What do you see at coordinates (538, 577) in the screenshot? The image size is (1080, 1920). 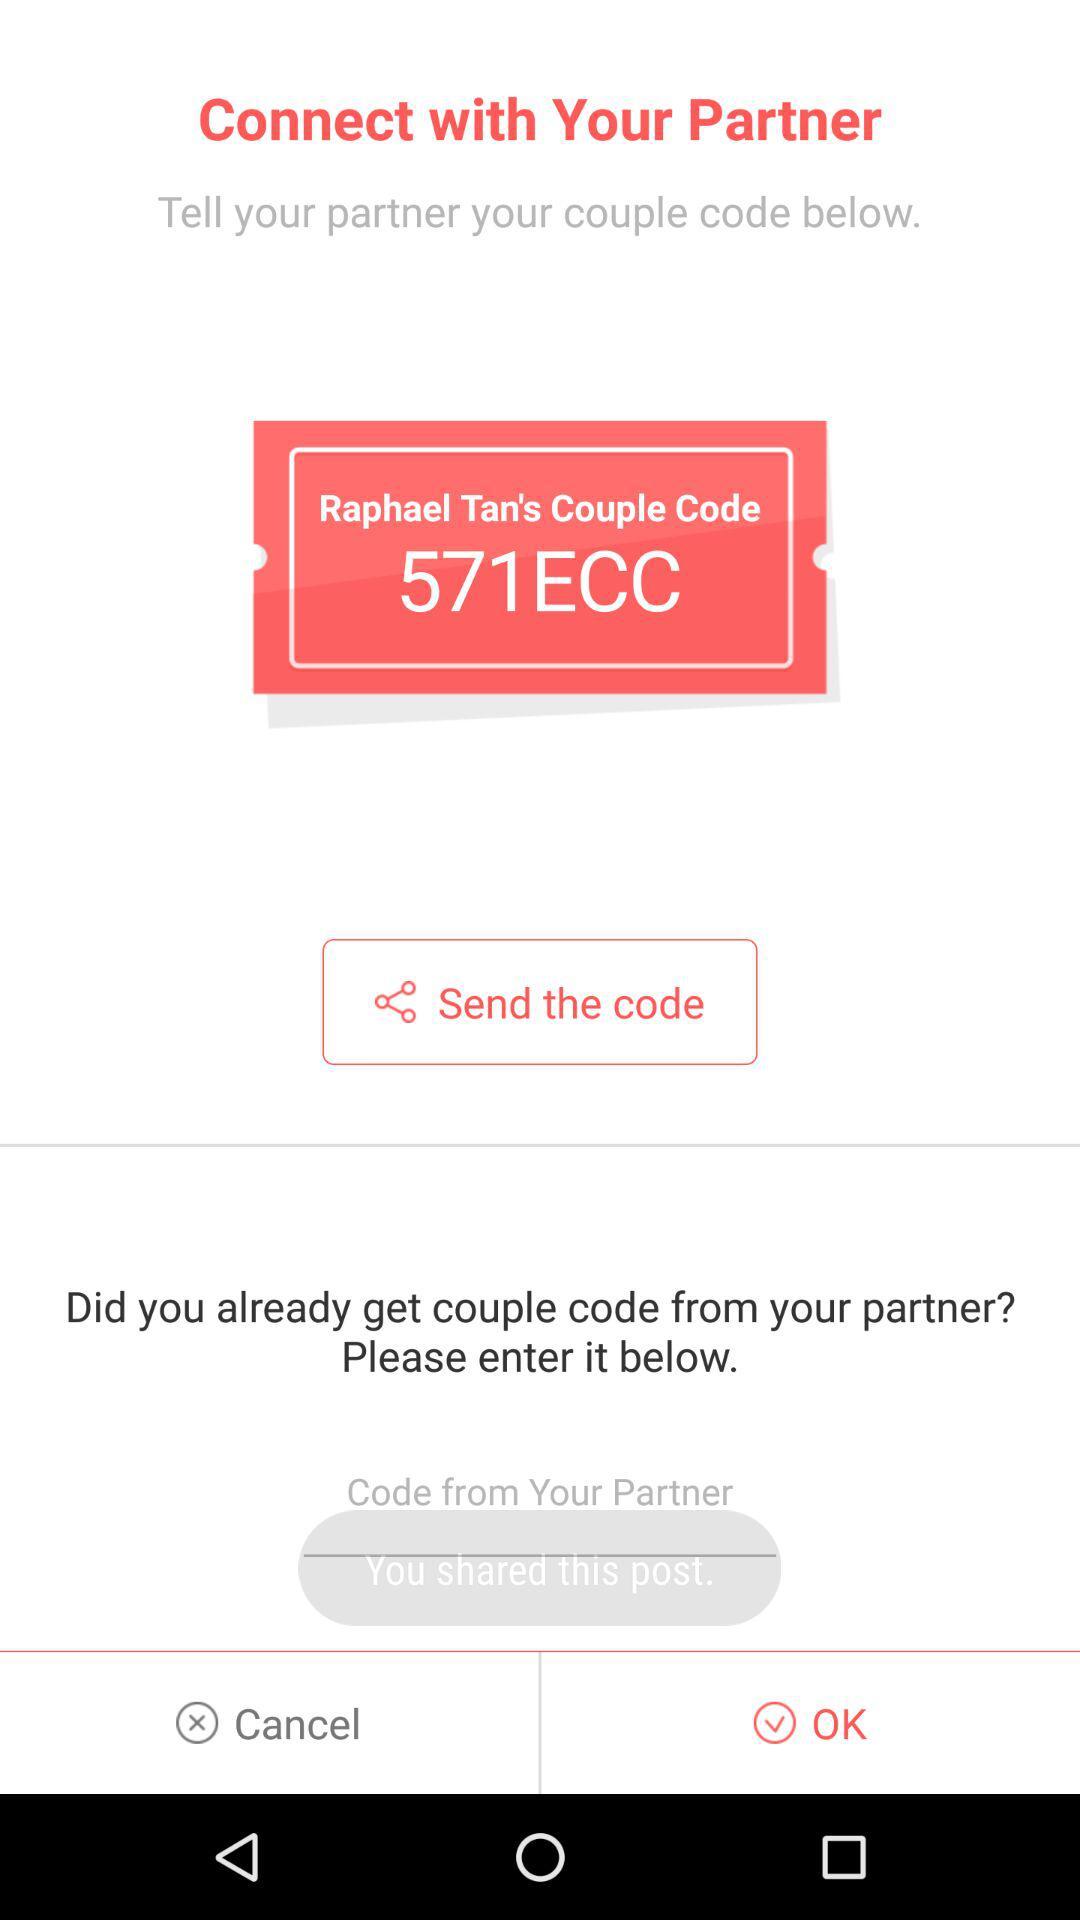 I see `item above the send the code item` at bounding box center [538, 577].